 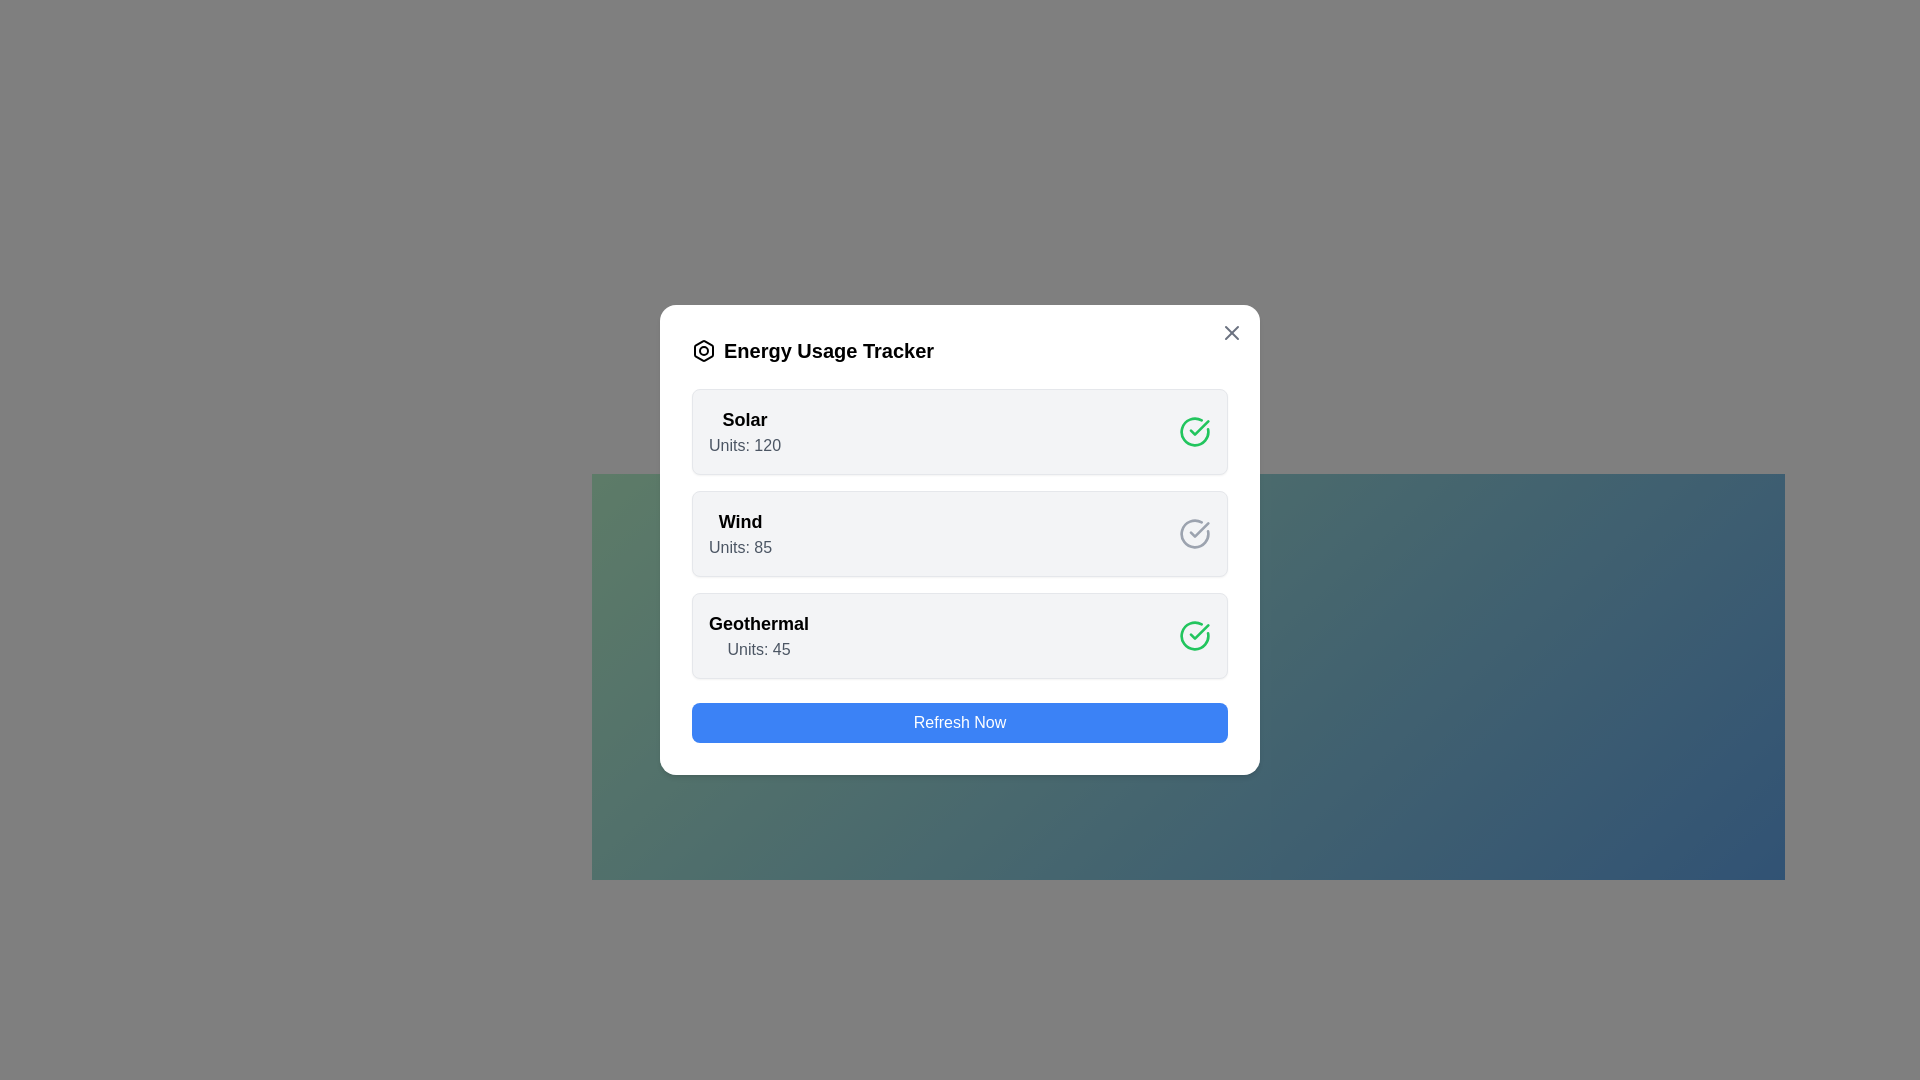 I want to click on displayed information from the Text display that shows 'Geothermal Units: 45', which is the third item in a vertical list below 'Solar Units: 120' and 'Wind Units: 85', so click(x=757, y=636).